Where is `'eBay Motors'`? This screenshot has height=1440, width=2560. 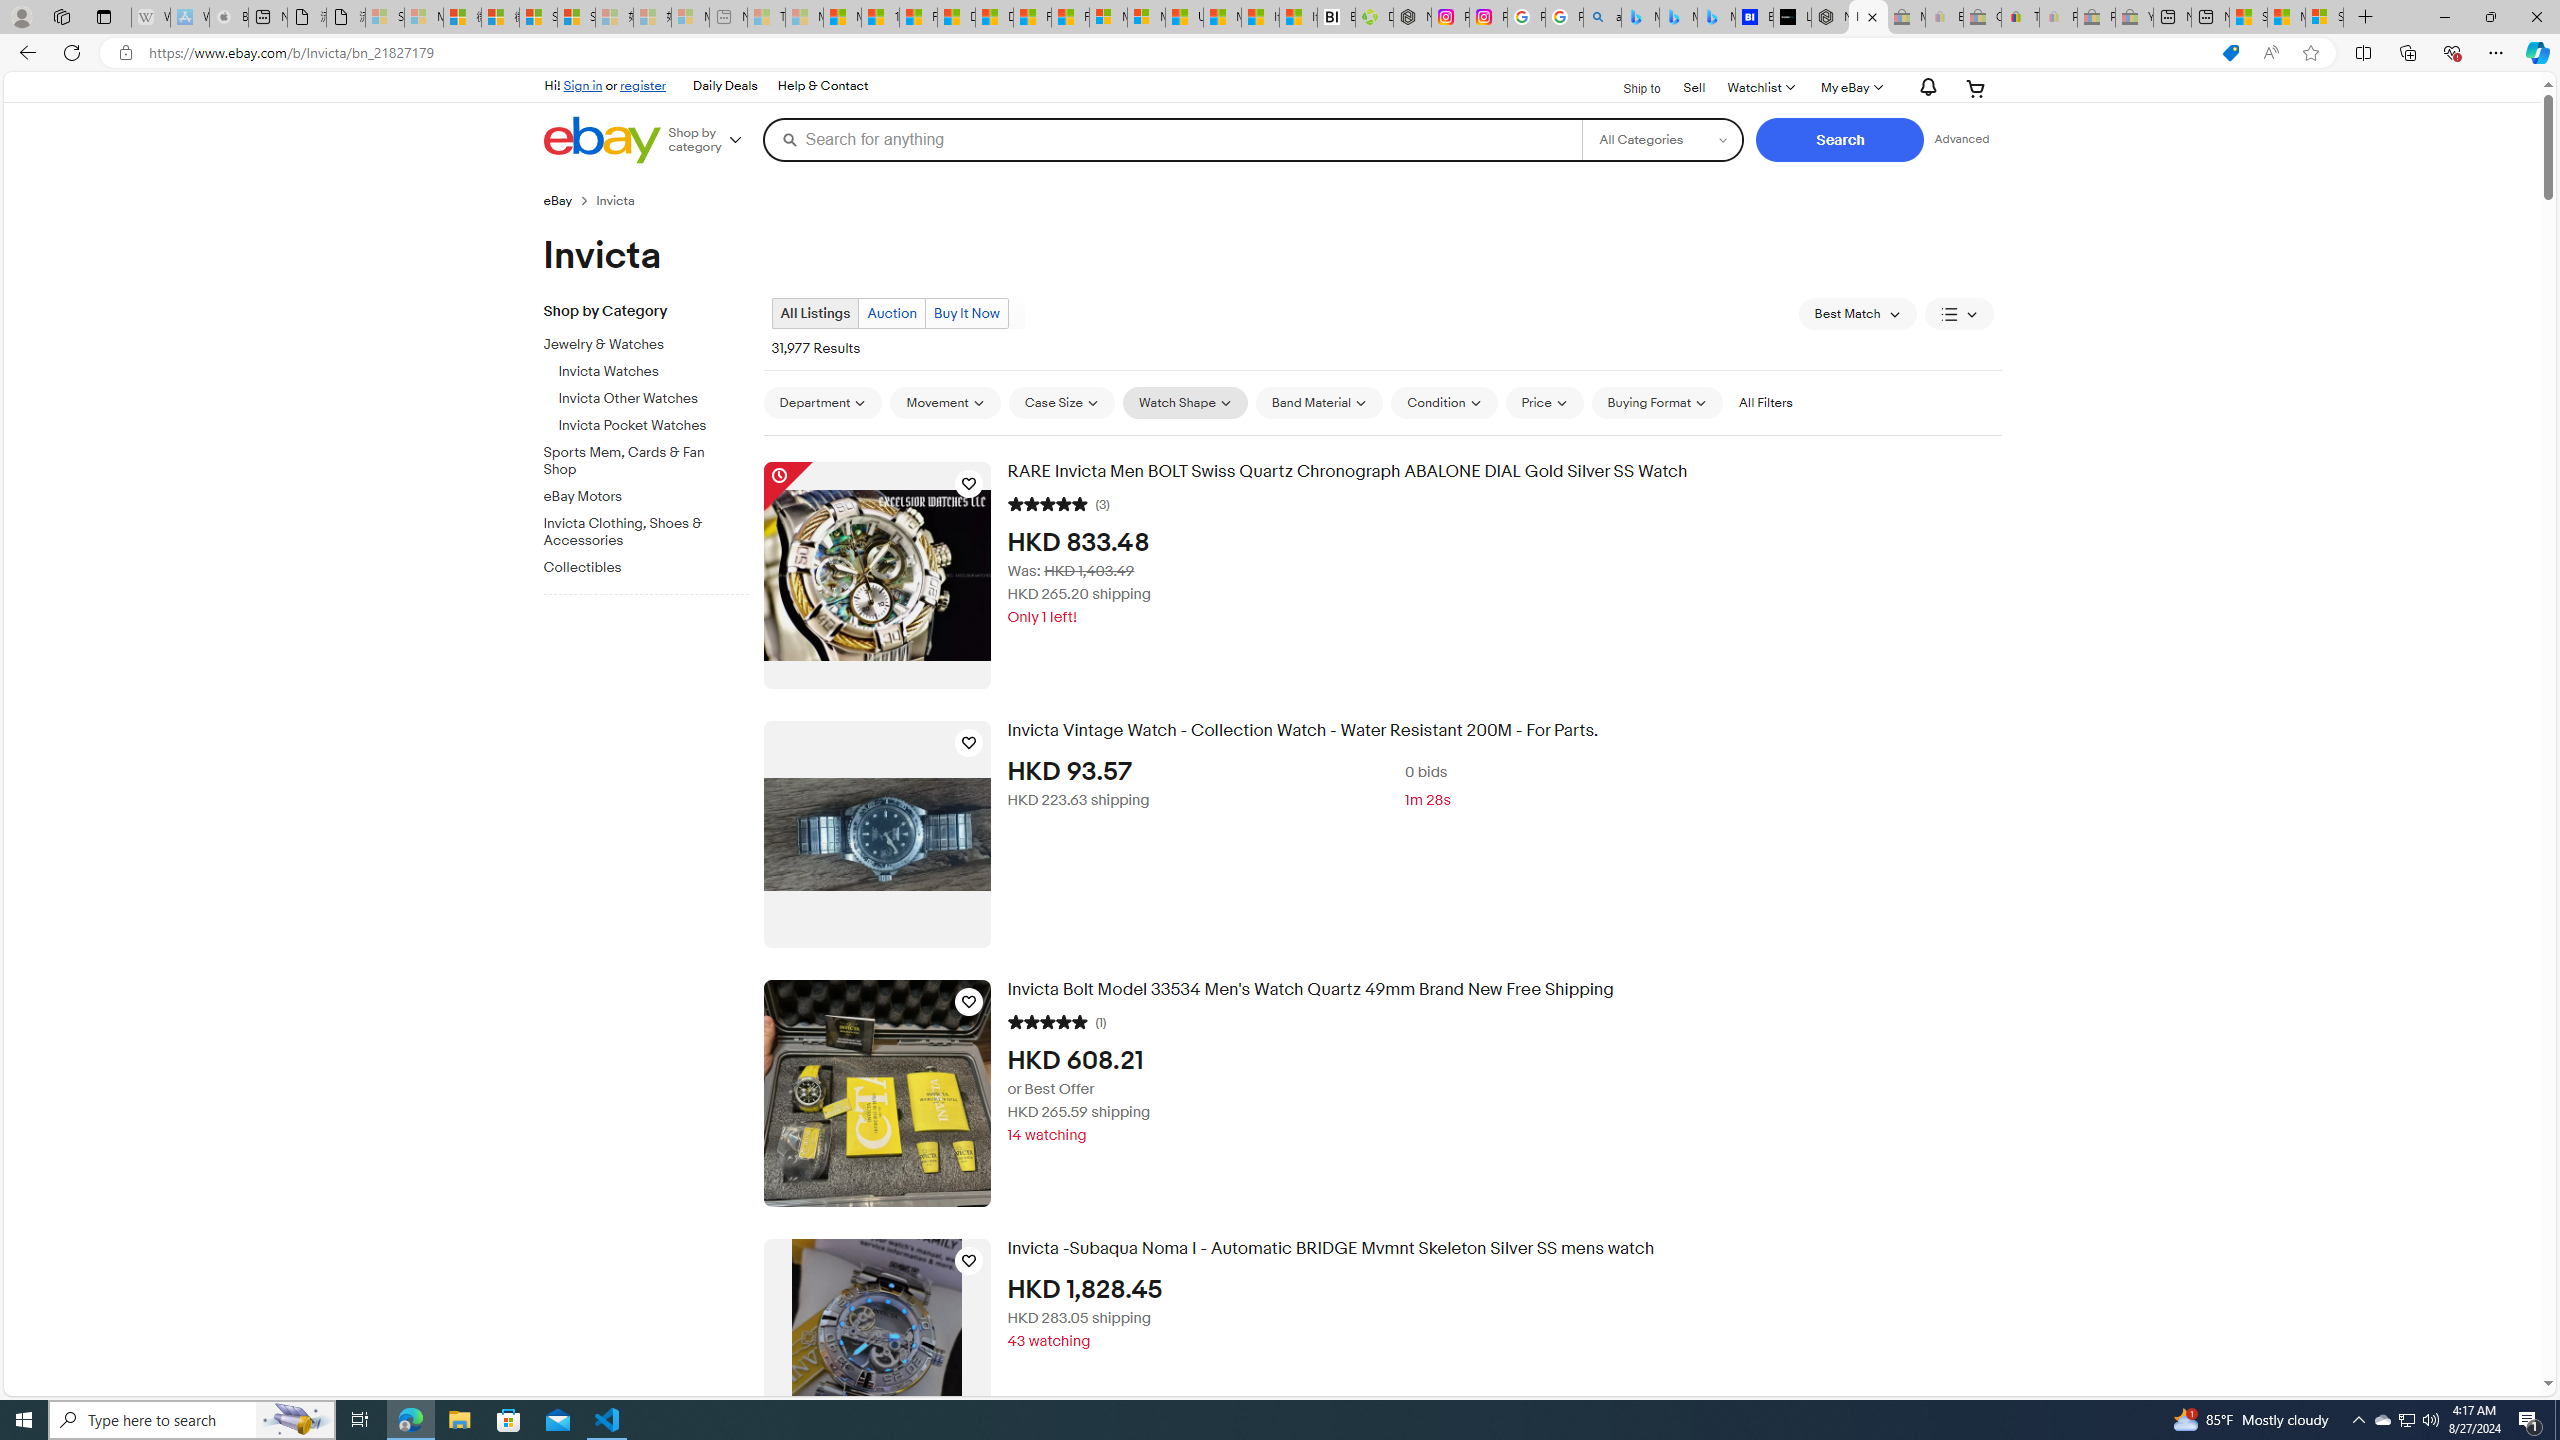 'eBay Motors' is located at coordinates (637, 497).